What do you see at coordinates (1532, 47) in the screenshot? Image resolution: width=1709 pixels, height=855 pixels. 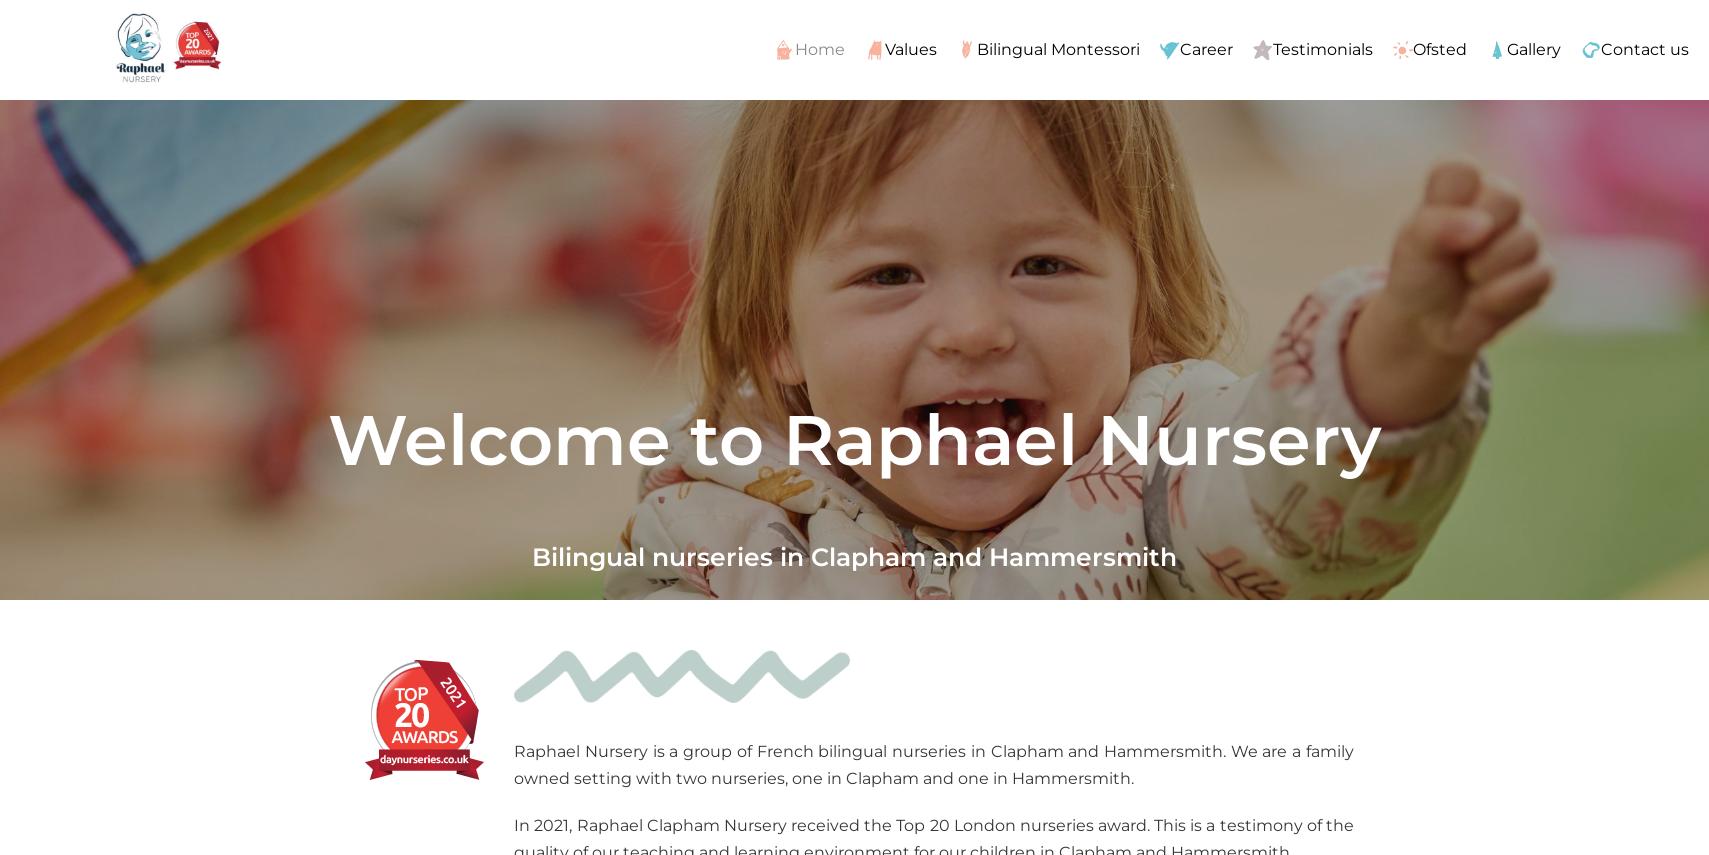 I see `'Gallery'` at bounding box center [1532, 47].